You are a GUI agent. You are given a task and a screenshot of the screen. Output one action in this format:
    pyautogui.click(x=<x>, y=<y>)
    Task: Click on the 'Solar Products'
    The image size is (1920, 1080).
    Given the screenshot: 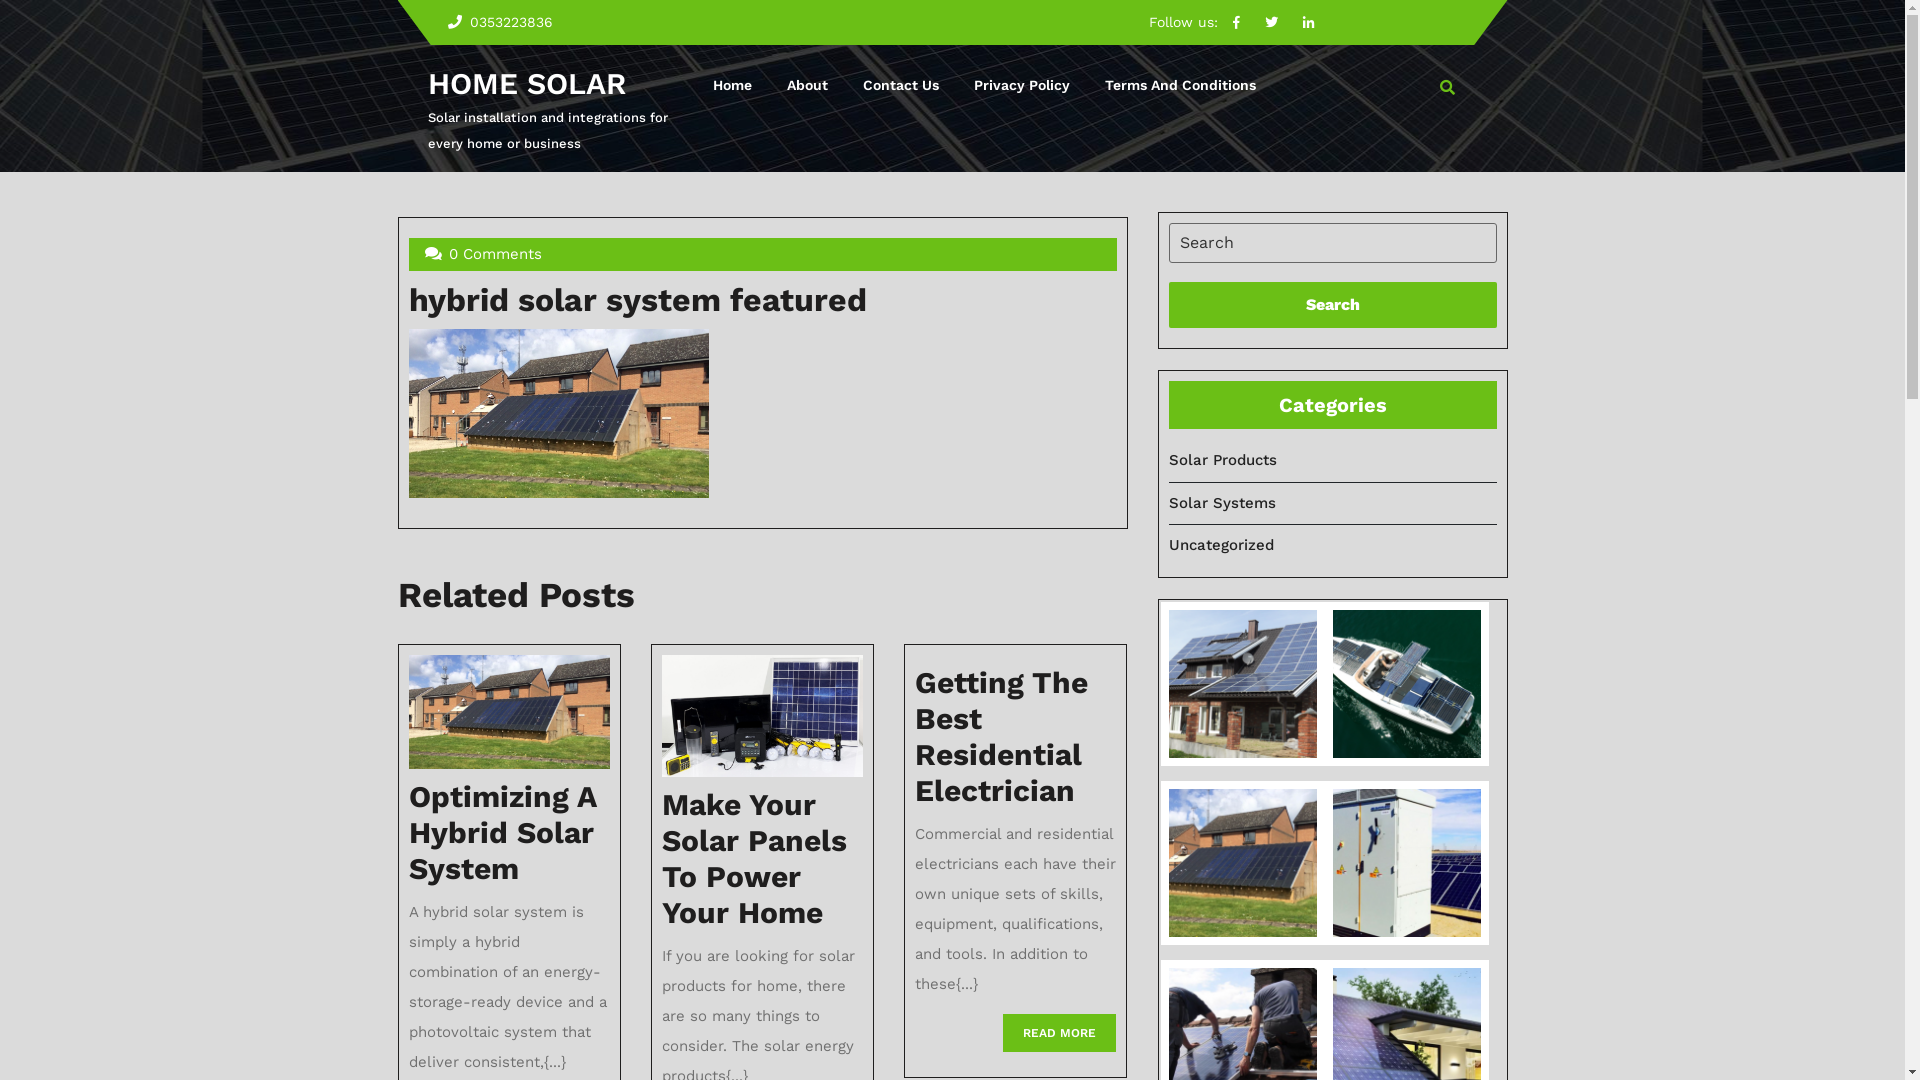 What is the action you would take?
    pyautogui.click(x=1221, y=459)
    